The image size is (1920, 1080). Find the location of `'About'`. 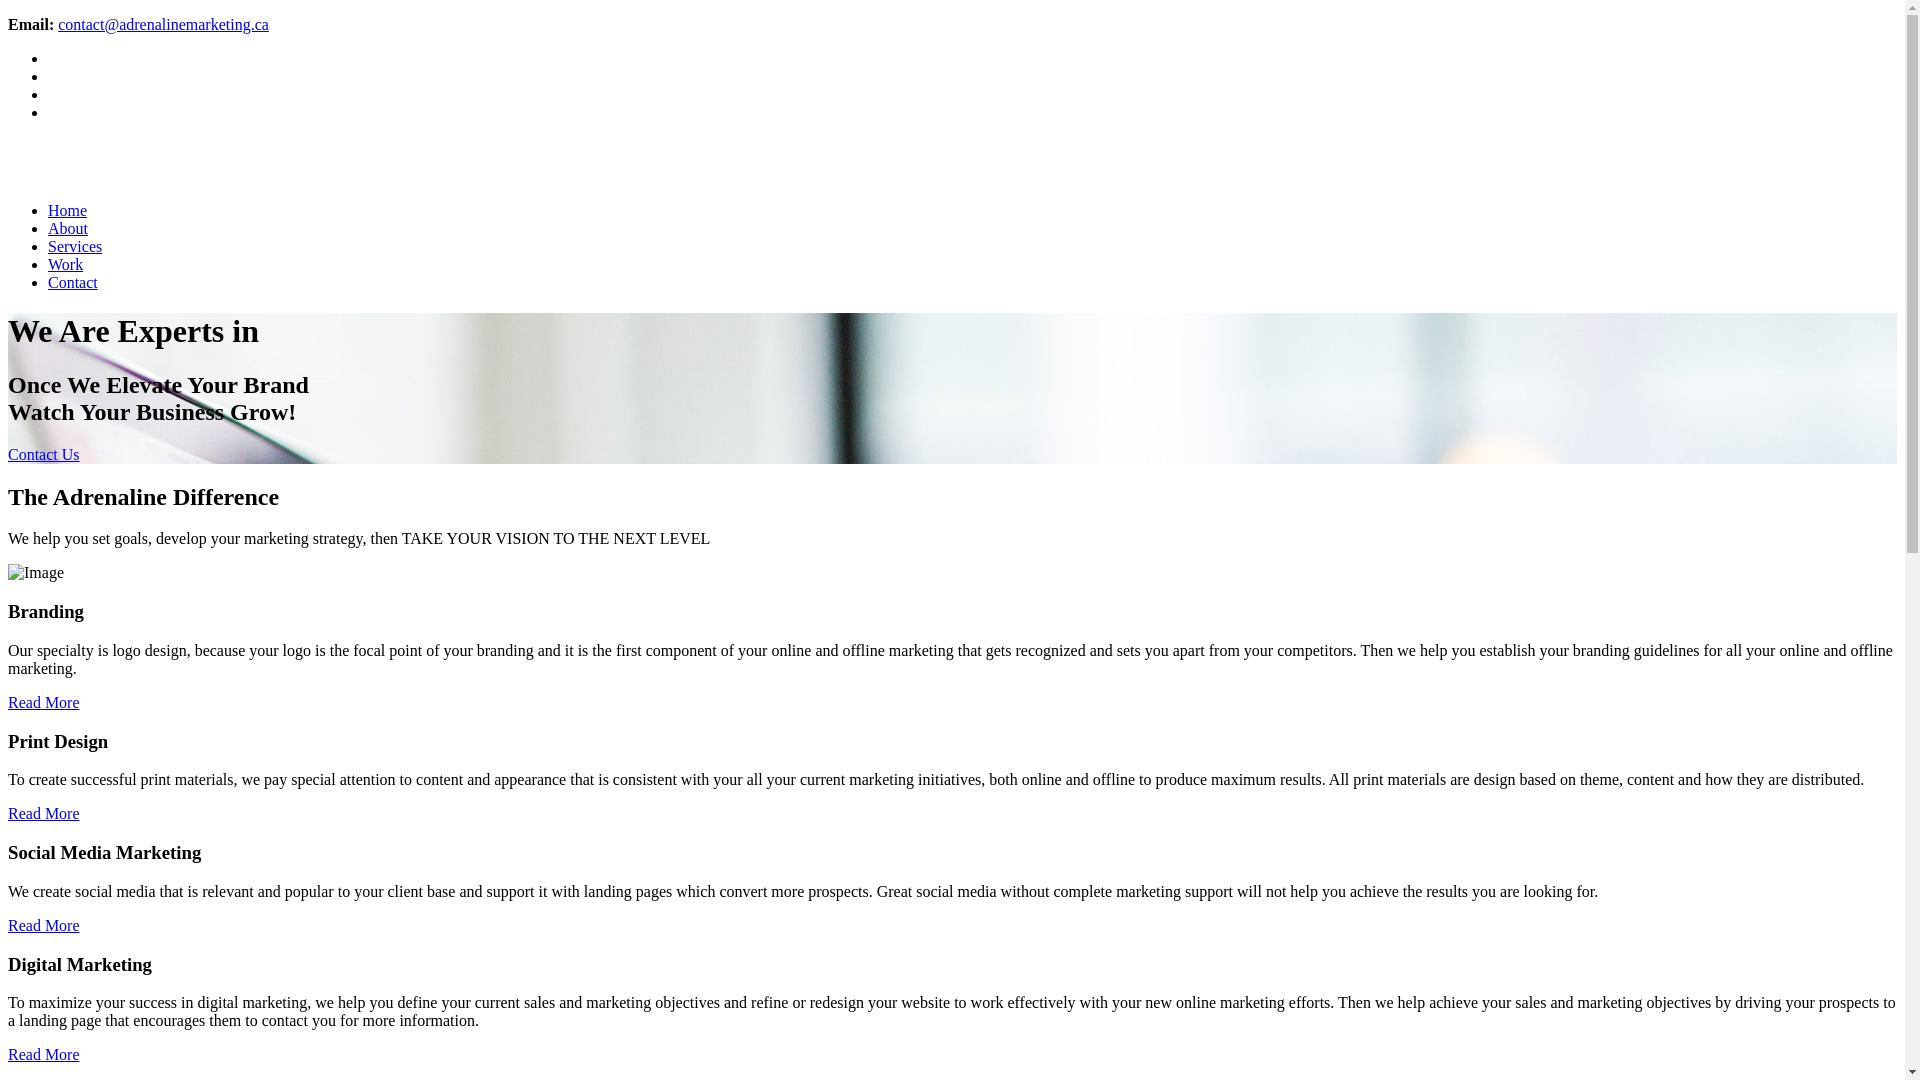

'About' is located at coordinates (48, 227).